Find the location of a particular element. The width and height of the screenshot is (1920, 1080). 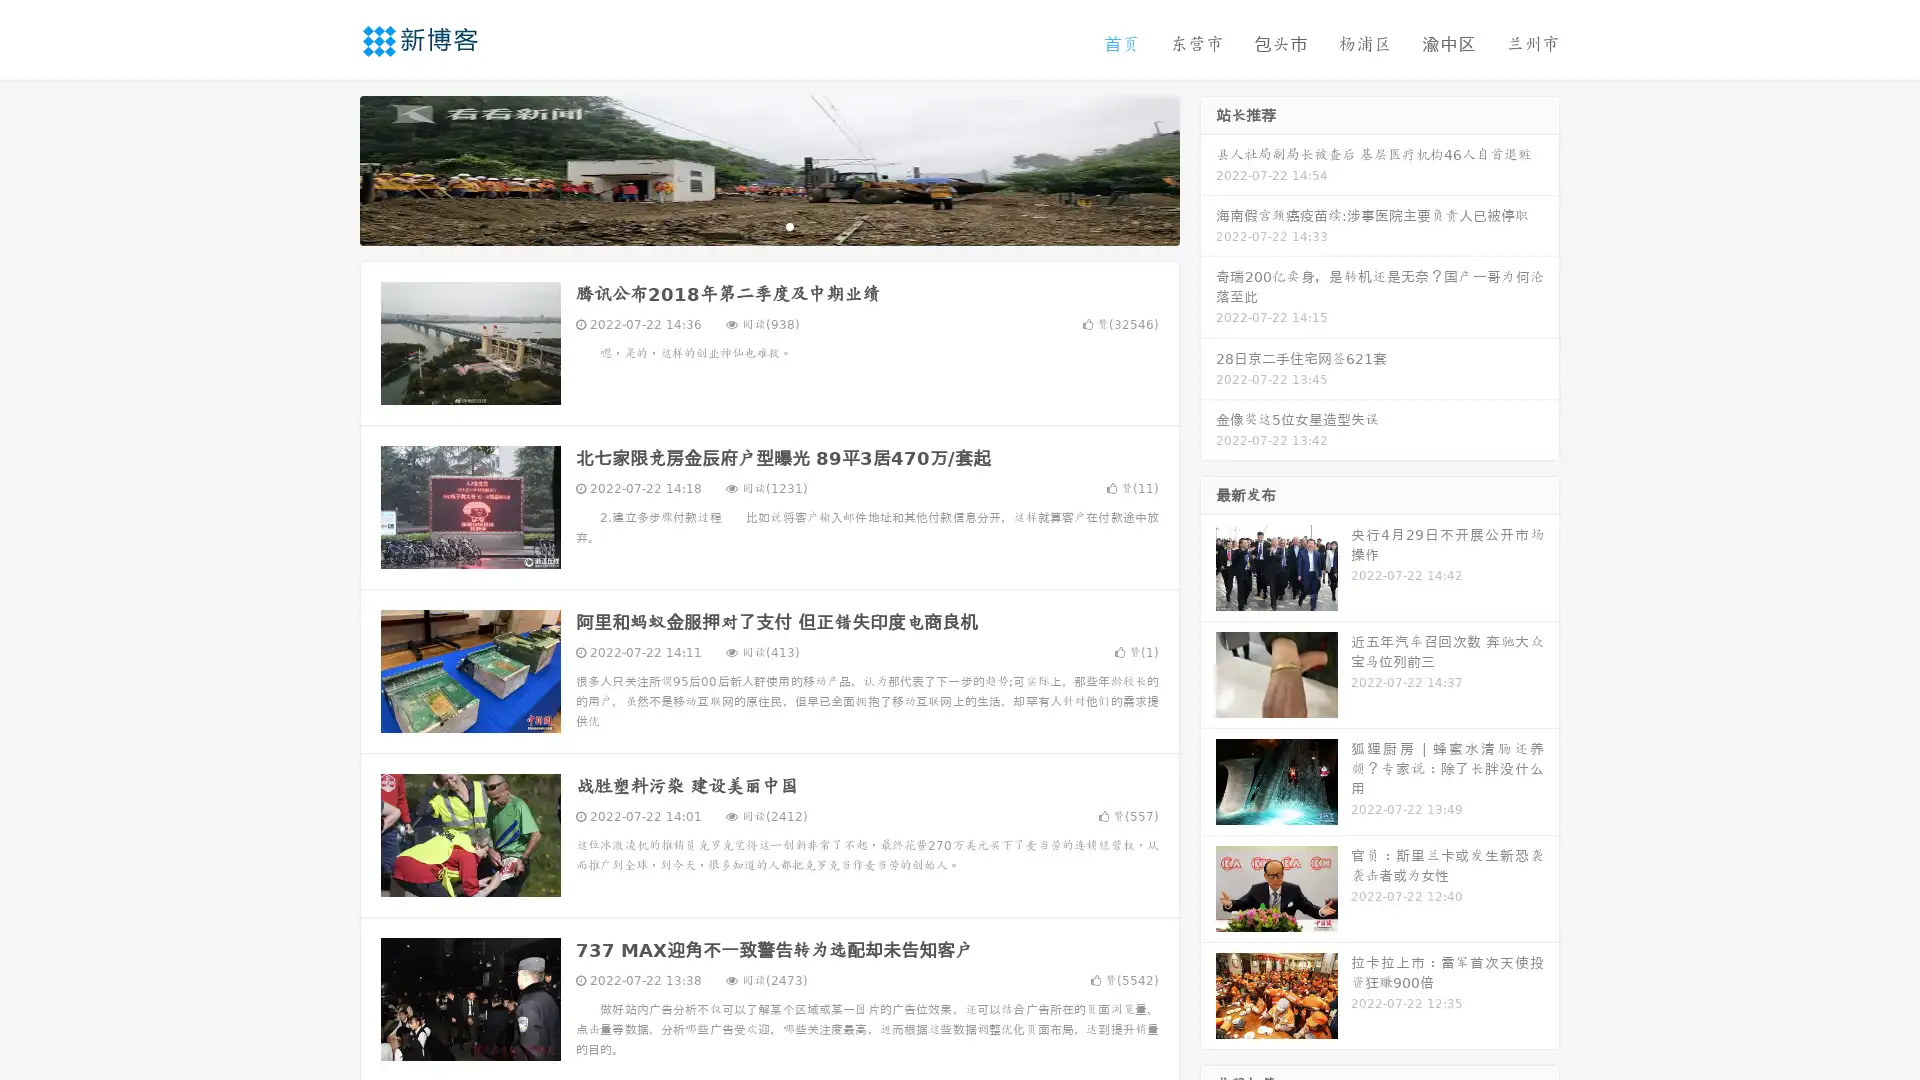

Go to slide 3 is located at coordinates (789, 225).